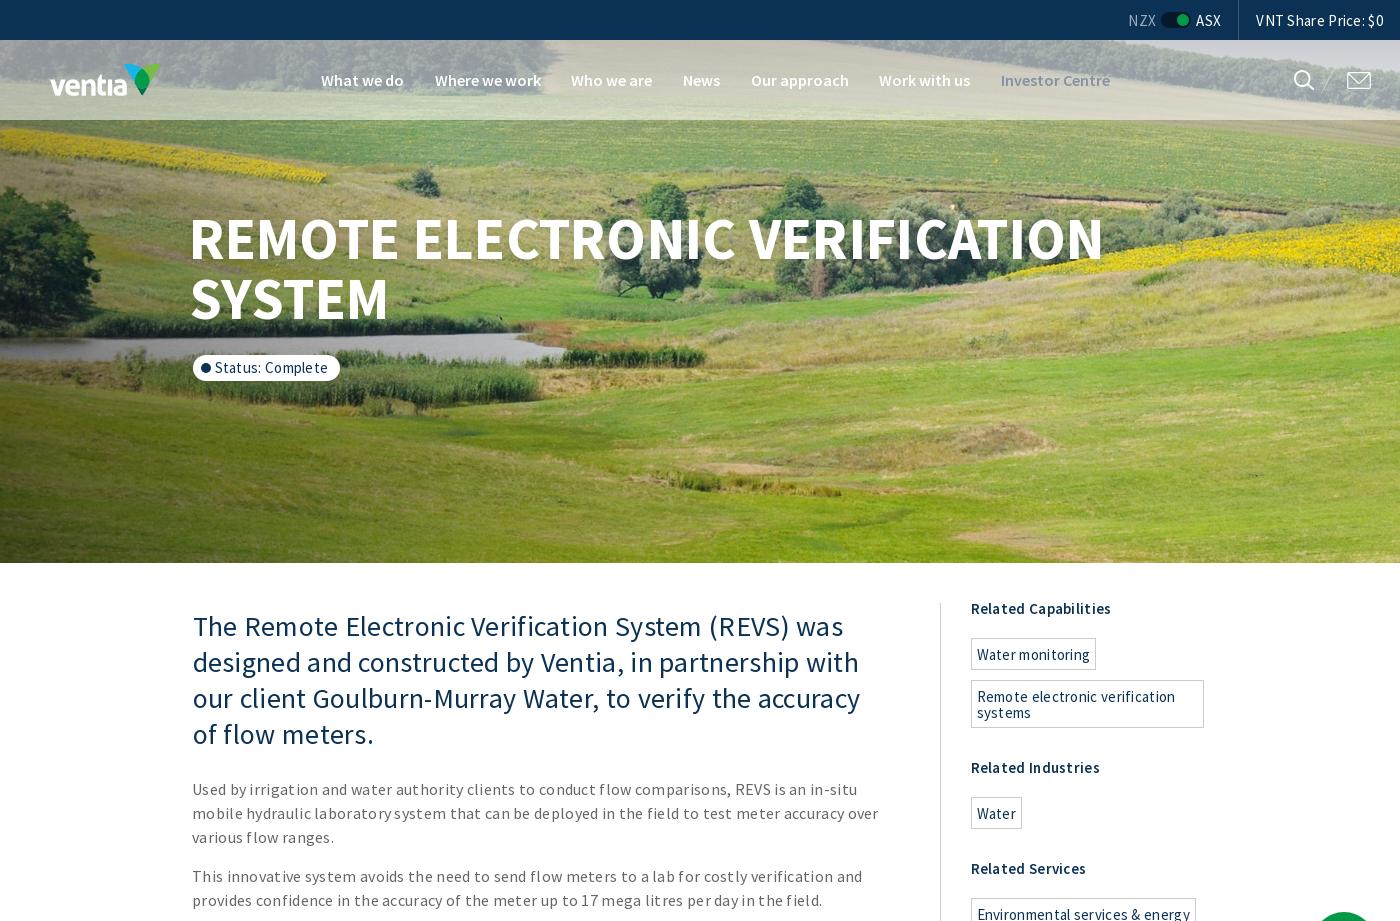 The width and height of the screenshot is (1400, 921). Describe the element at coordinates (264, 367) in the screenshot. I see `'complete'` at that location.